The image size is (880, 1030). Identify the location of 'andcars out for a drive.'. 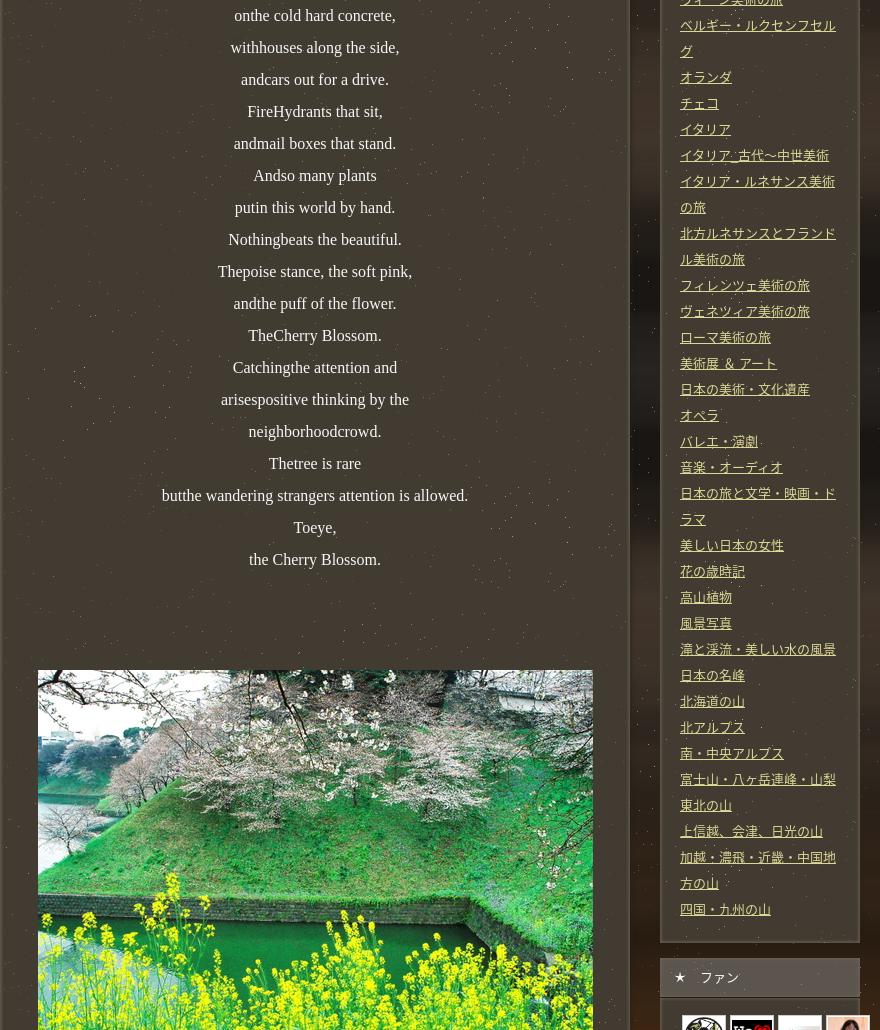
(313, 78).